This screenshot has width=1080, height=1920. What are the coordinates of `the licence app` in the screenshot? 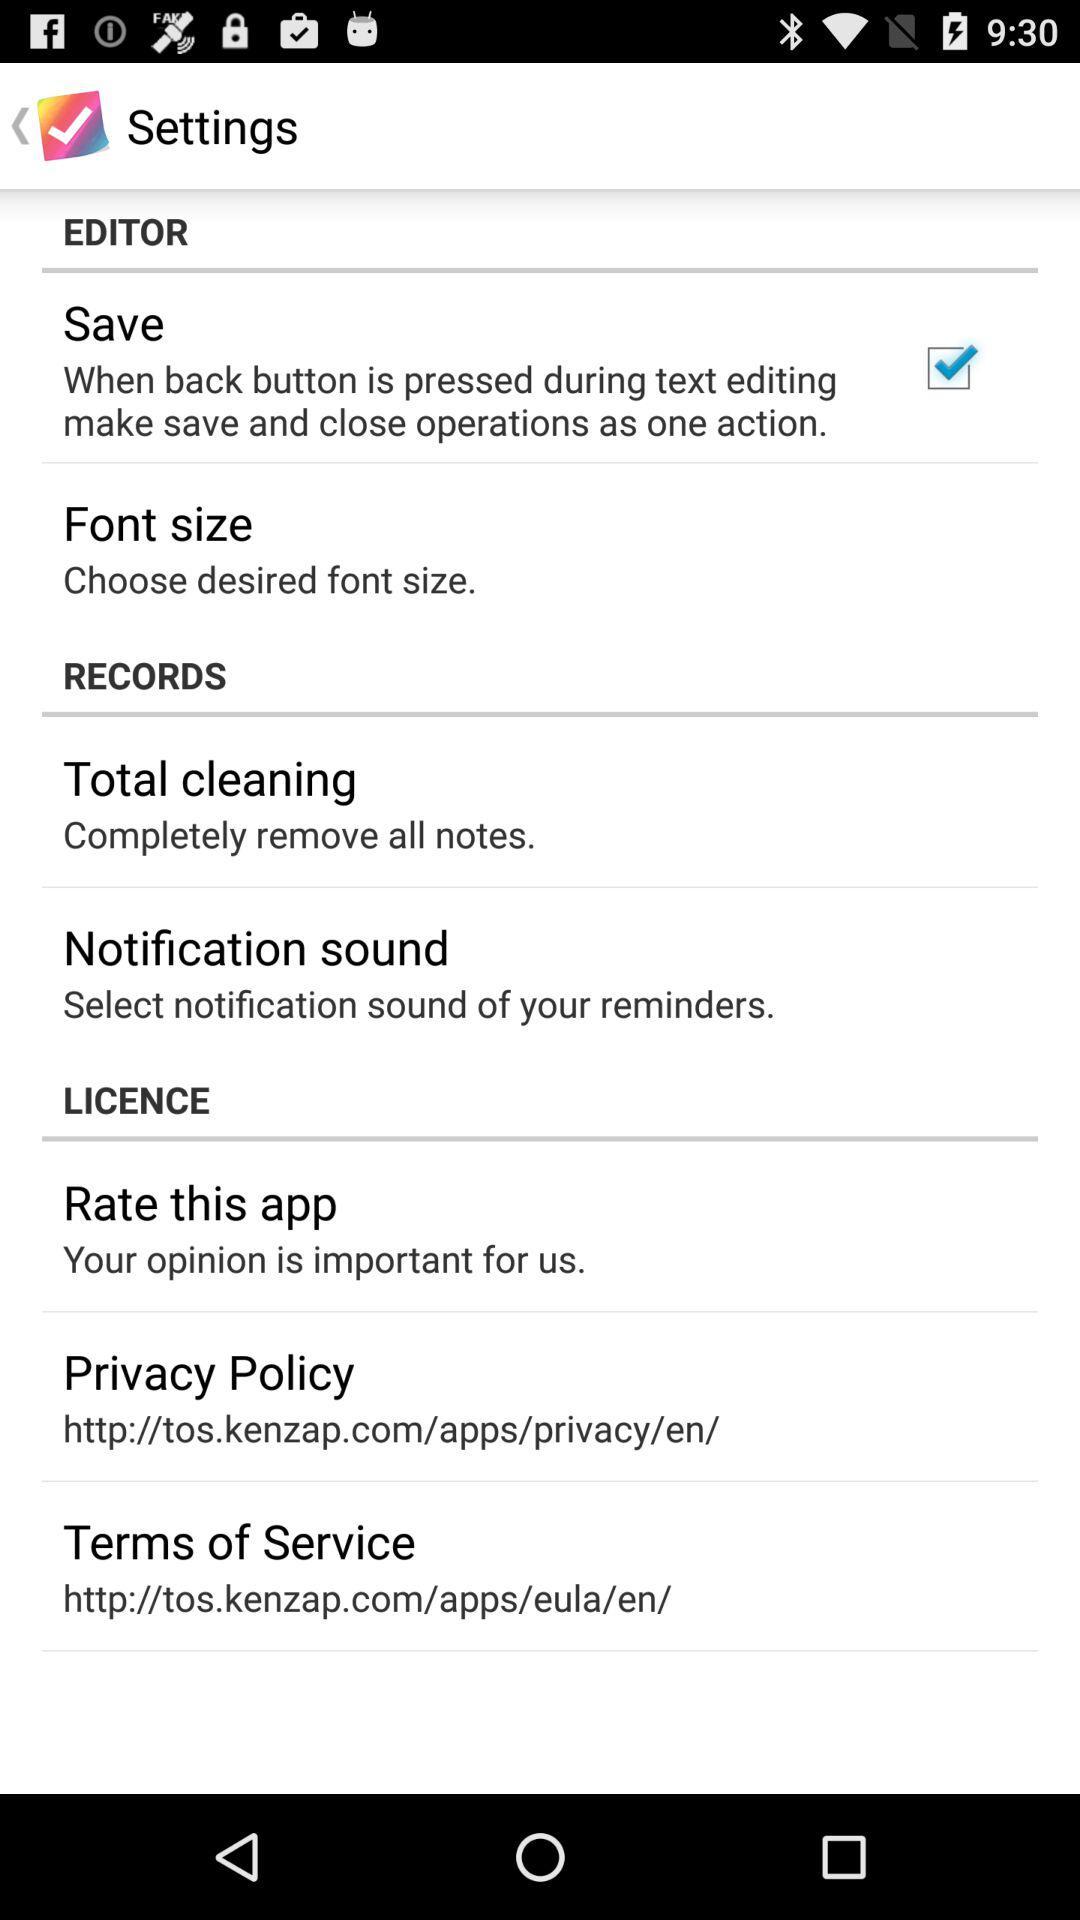 It's located at (540, 1098).